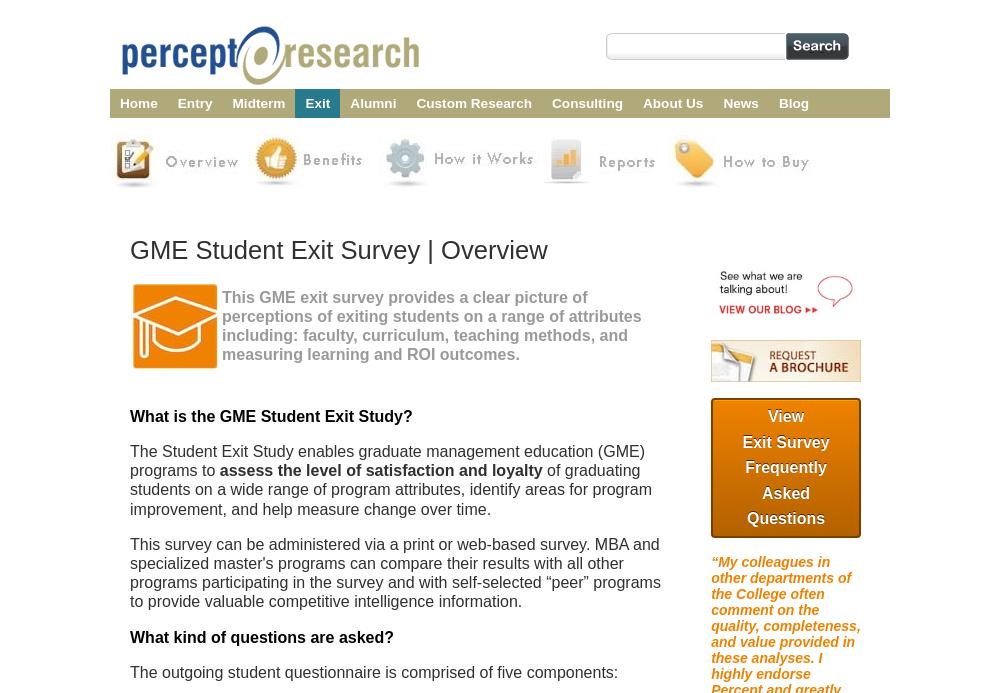 This screenshot has height=693, width=1000. What do you see at coordinates (679, 160) in the screenshot?
I see `'Our Clients'` at bounding box center [679, 160].